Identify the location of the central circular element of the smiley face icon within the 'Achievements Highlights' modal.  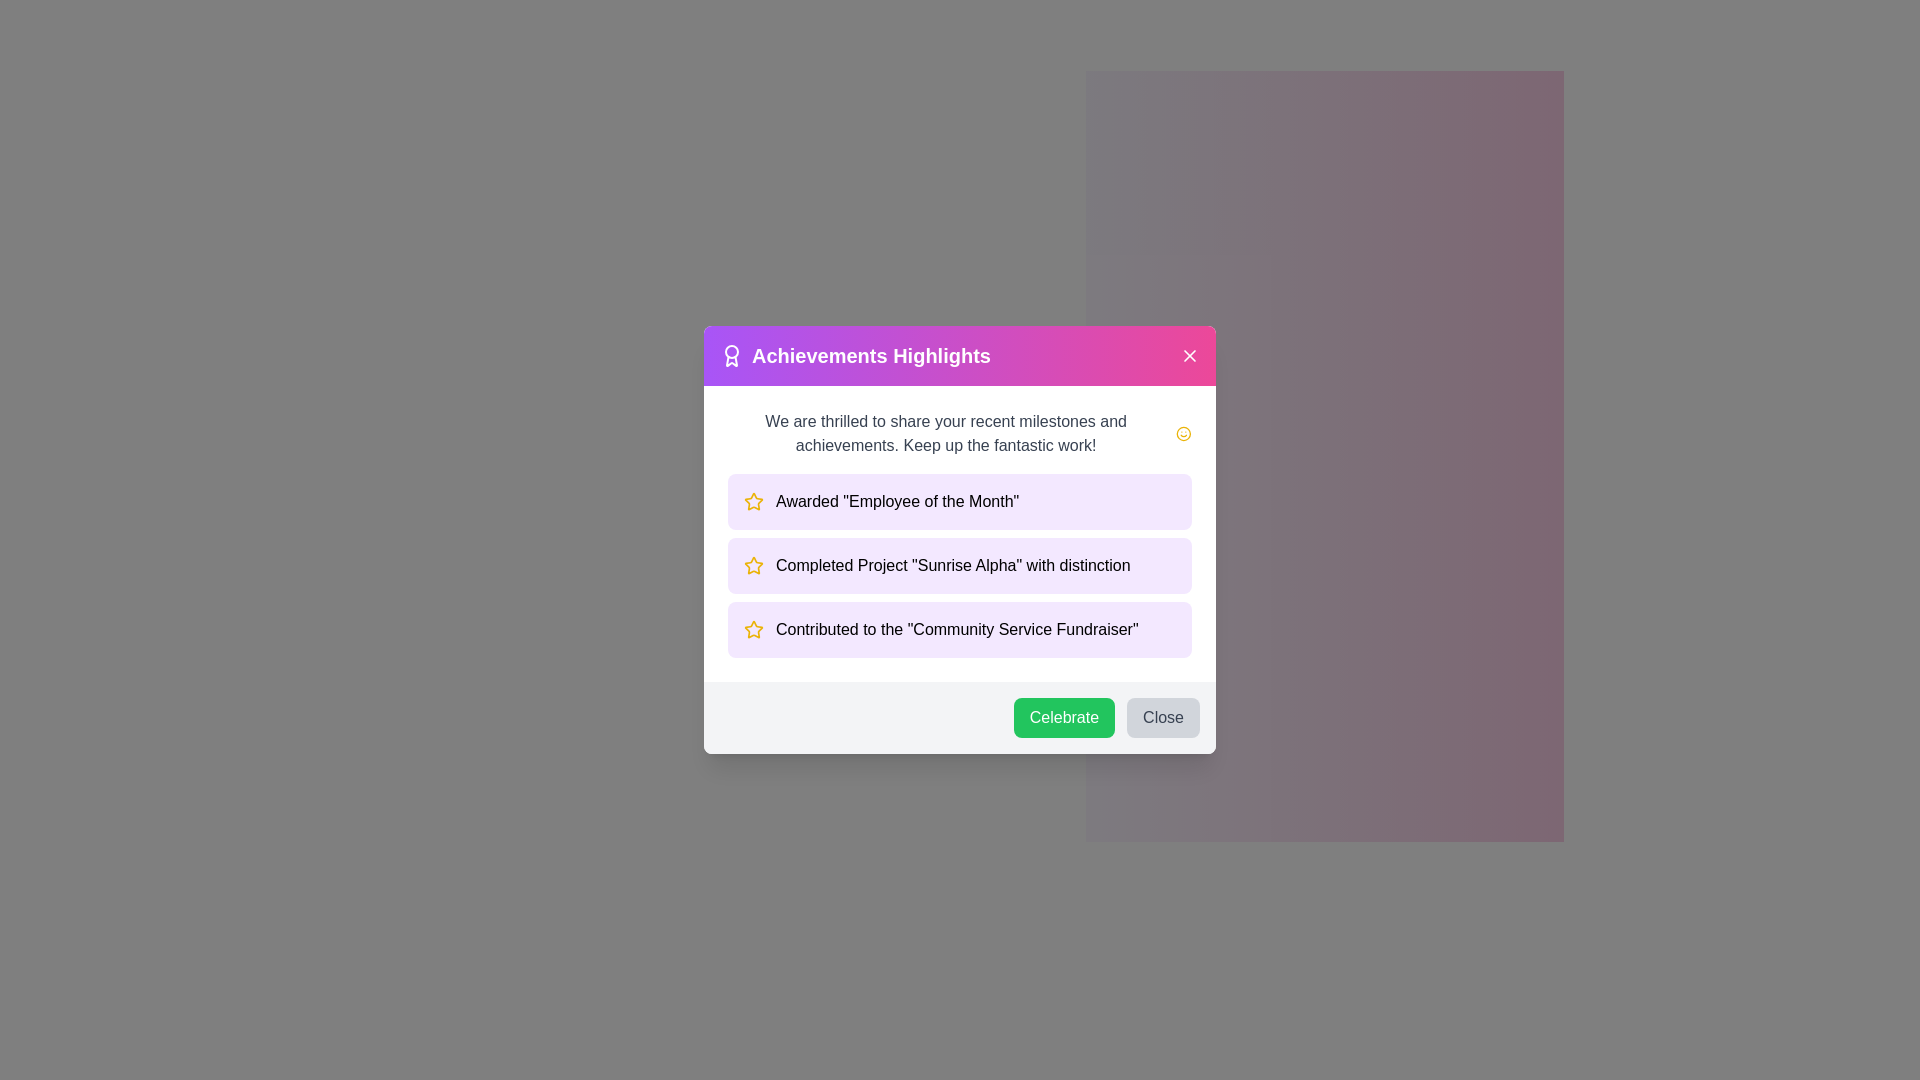
(1184, 433).